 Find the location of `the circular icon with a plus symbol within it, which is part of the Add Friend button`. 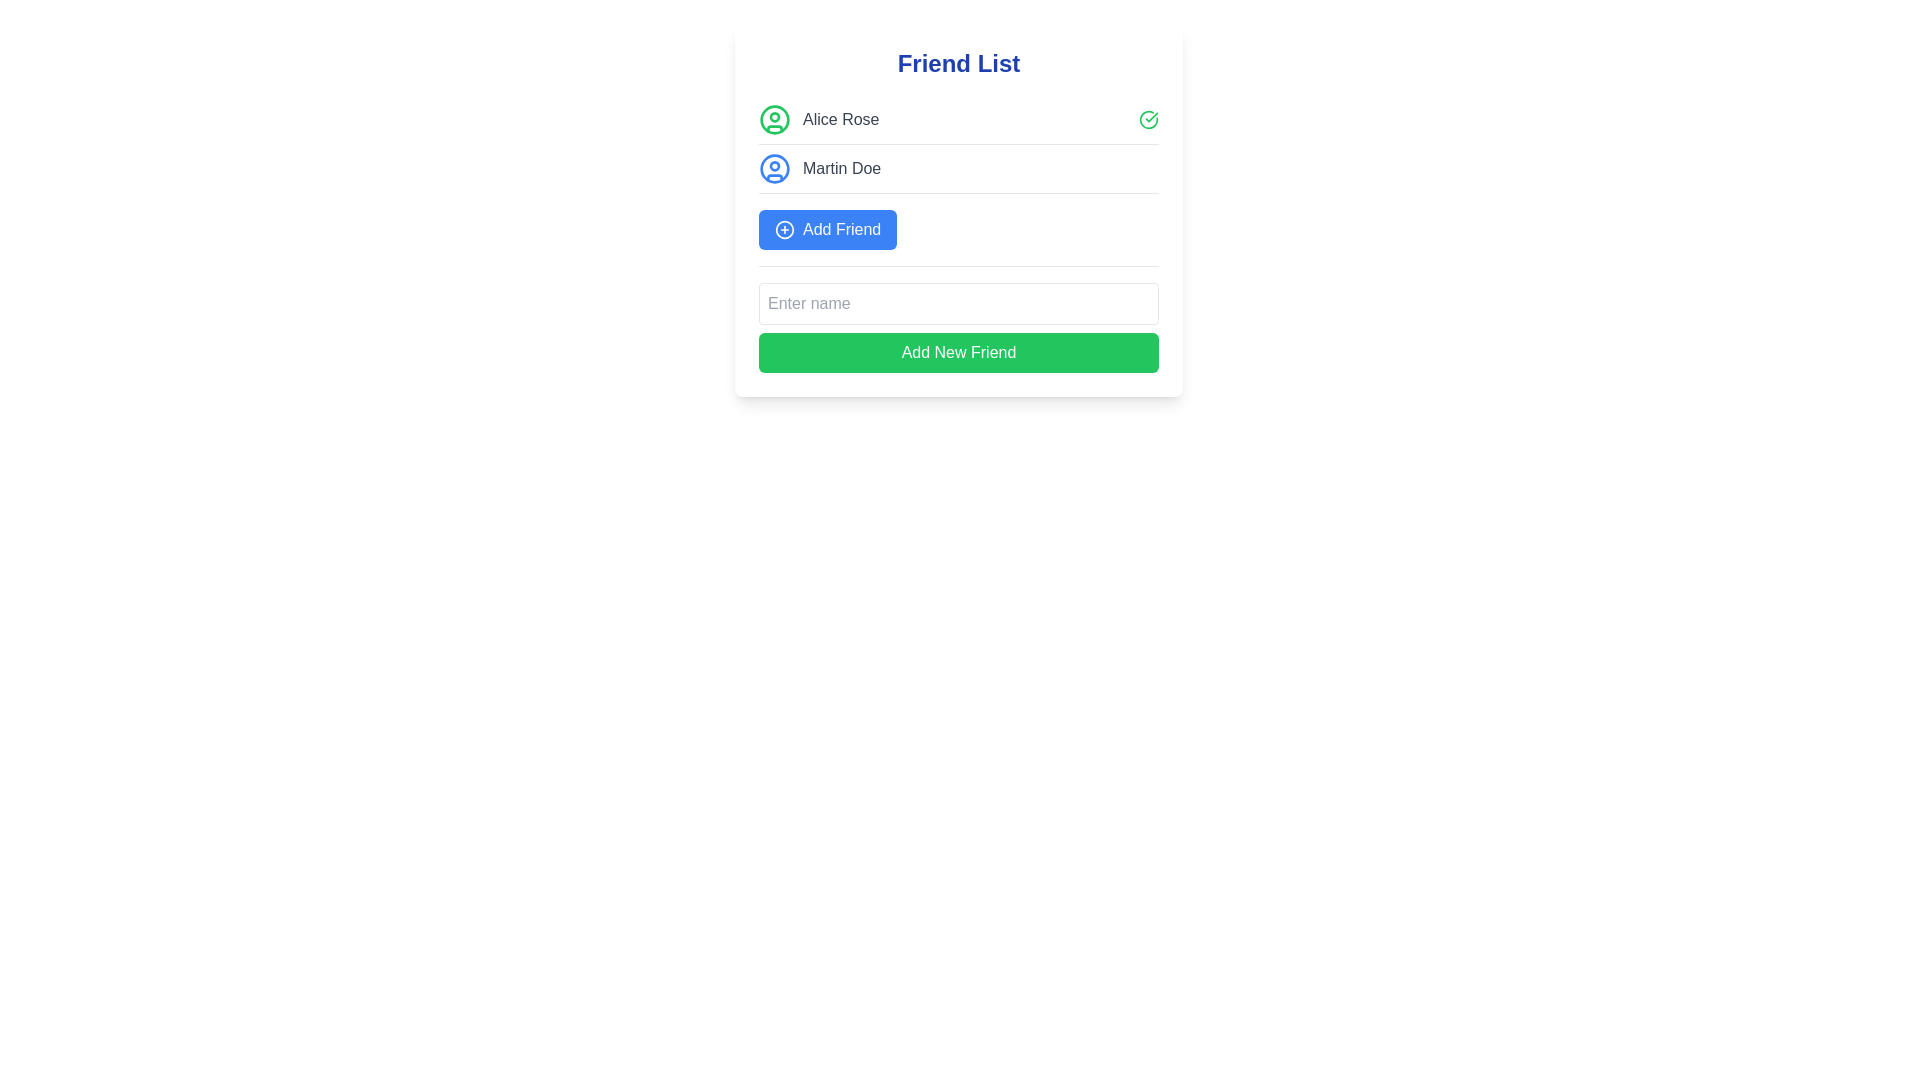

the circular icon with a plus symbol within it, which is part of the Add Friend button is located at coordinates (784, 229).